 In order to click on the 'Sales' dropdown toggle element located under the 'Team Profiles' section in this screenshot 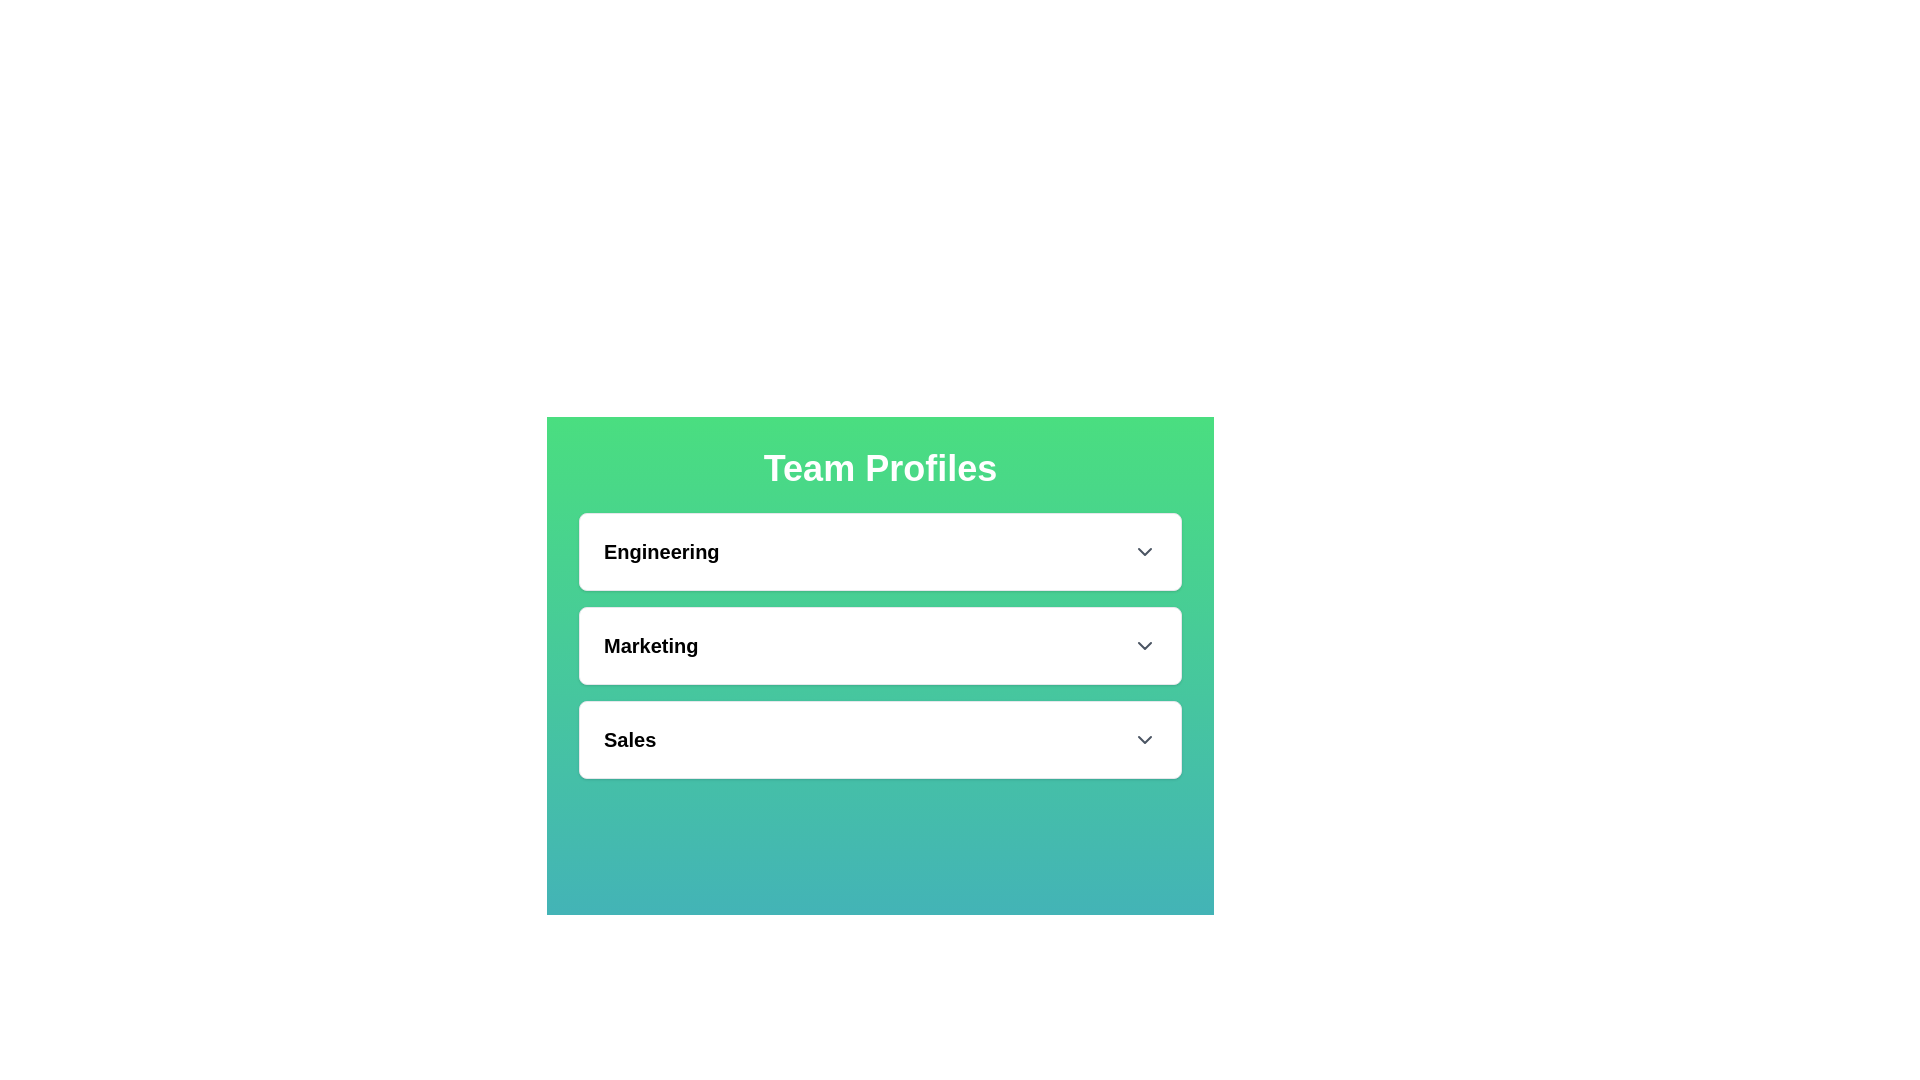, I will do `click(880, 740)`.